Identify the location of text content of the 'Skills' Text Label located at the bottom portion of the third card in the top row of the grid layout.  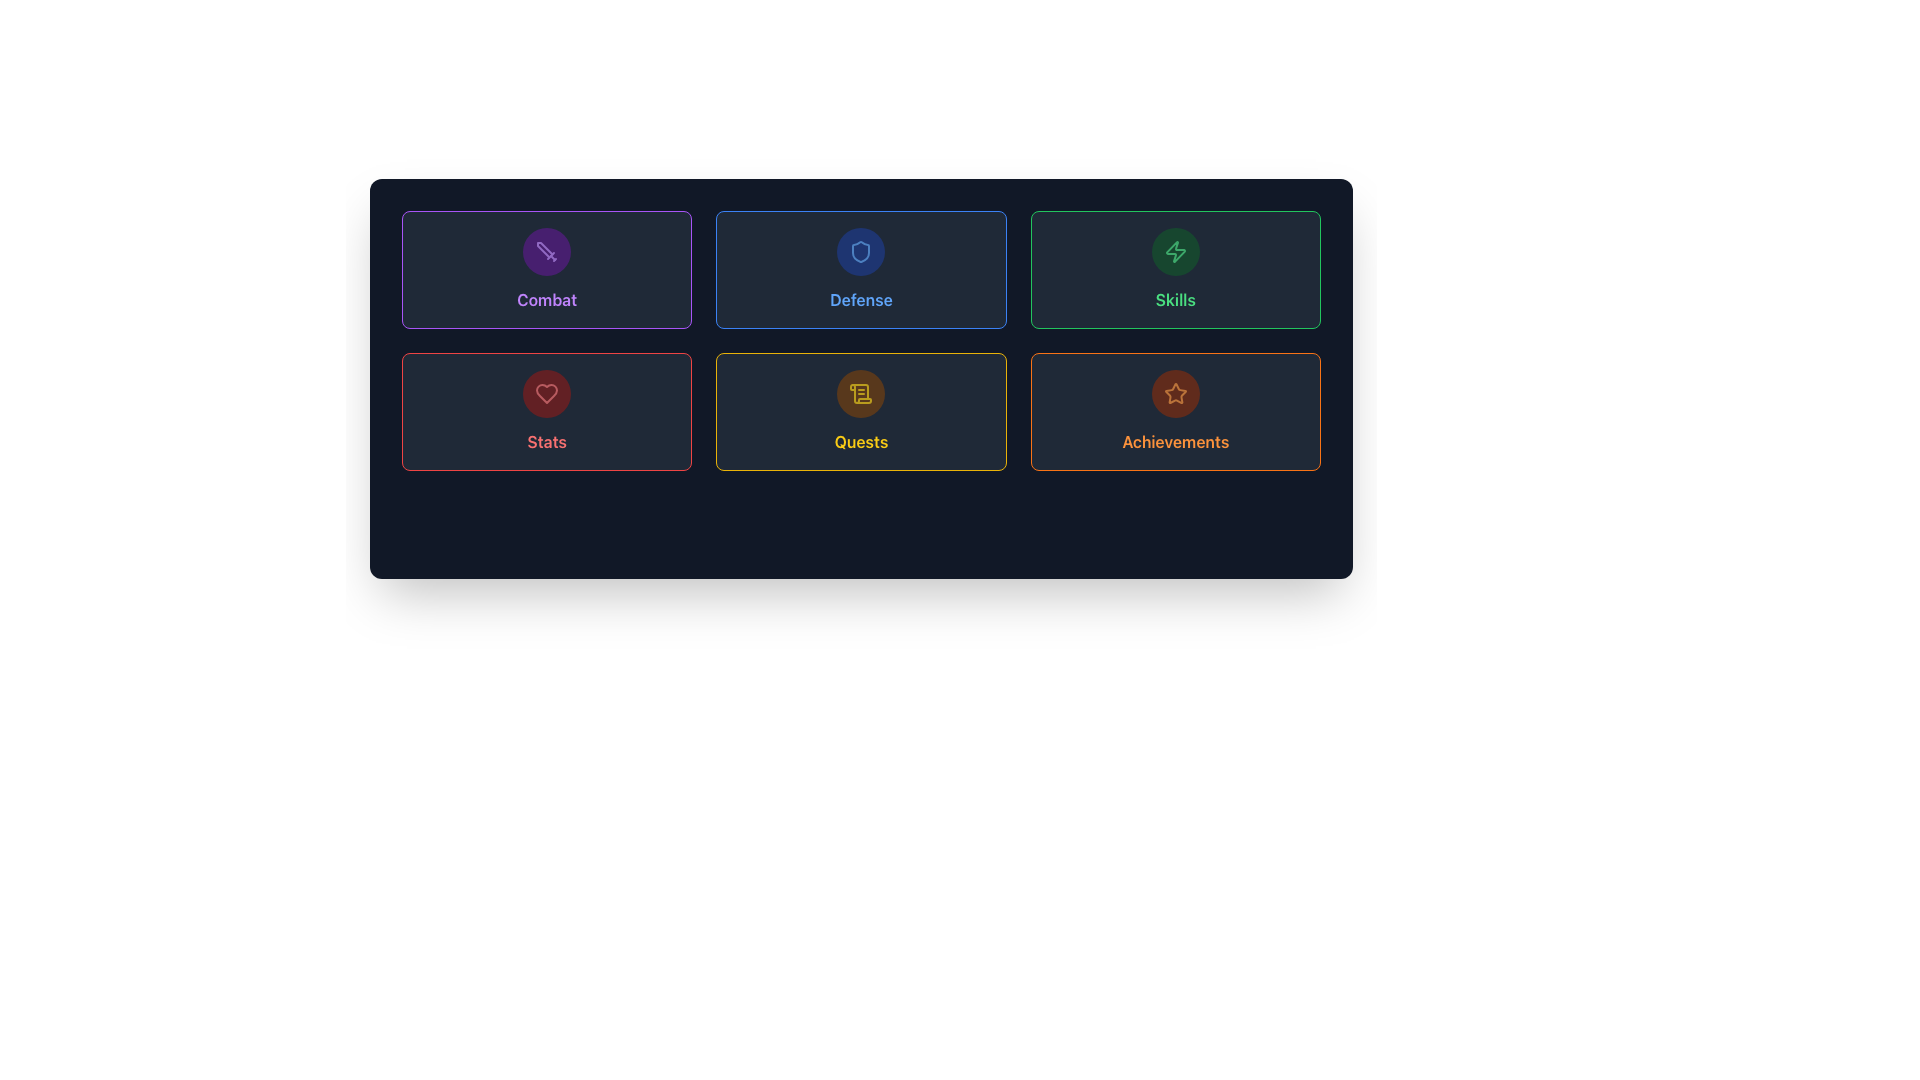
(1175, 300).